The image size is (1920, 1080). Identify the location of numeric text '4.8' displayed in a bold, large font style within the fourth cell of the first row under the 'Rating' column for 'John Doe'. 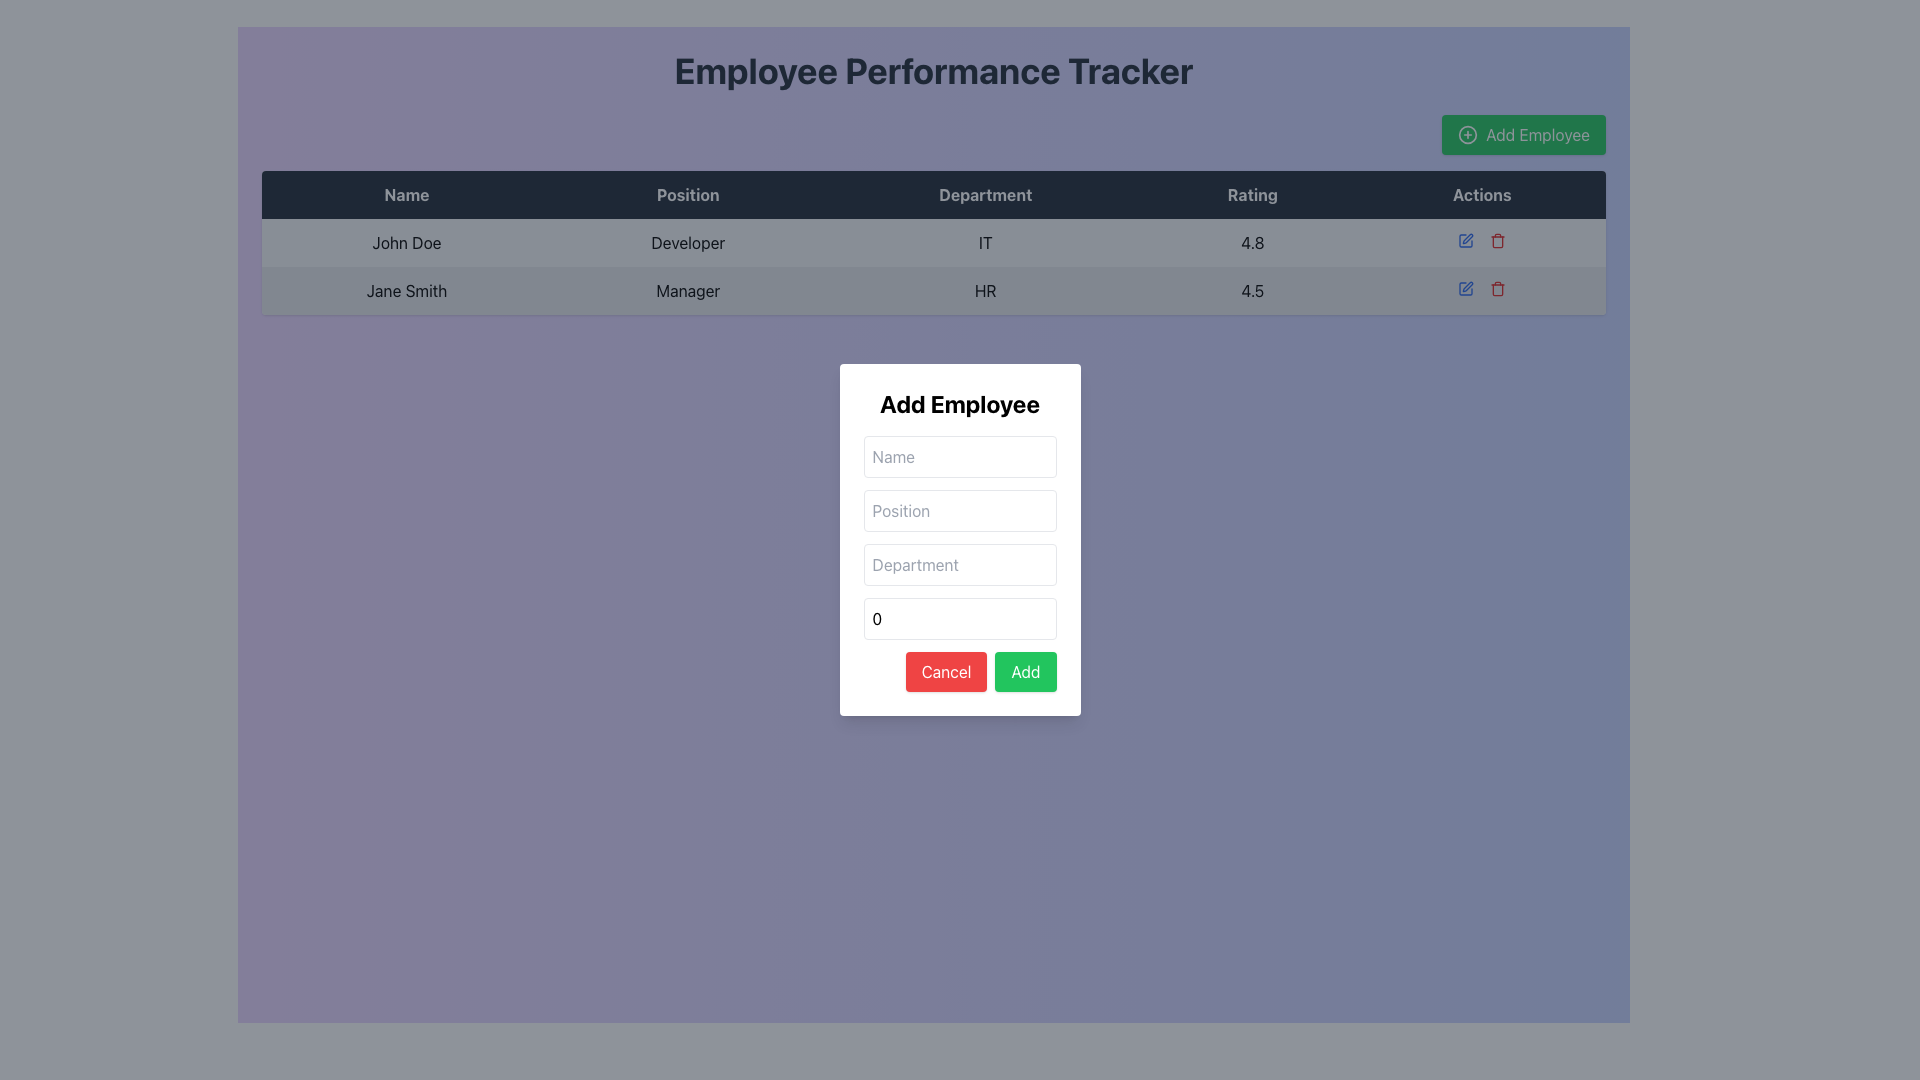
(1251, 242).